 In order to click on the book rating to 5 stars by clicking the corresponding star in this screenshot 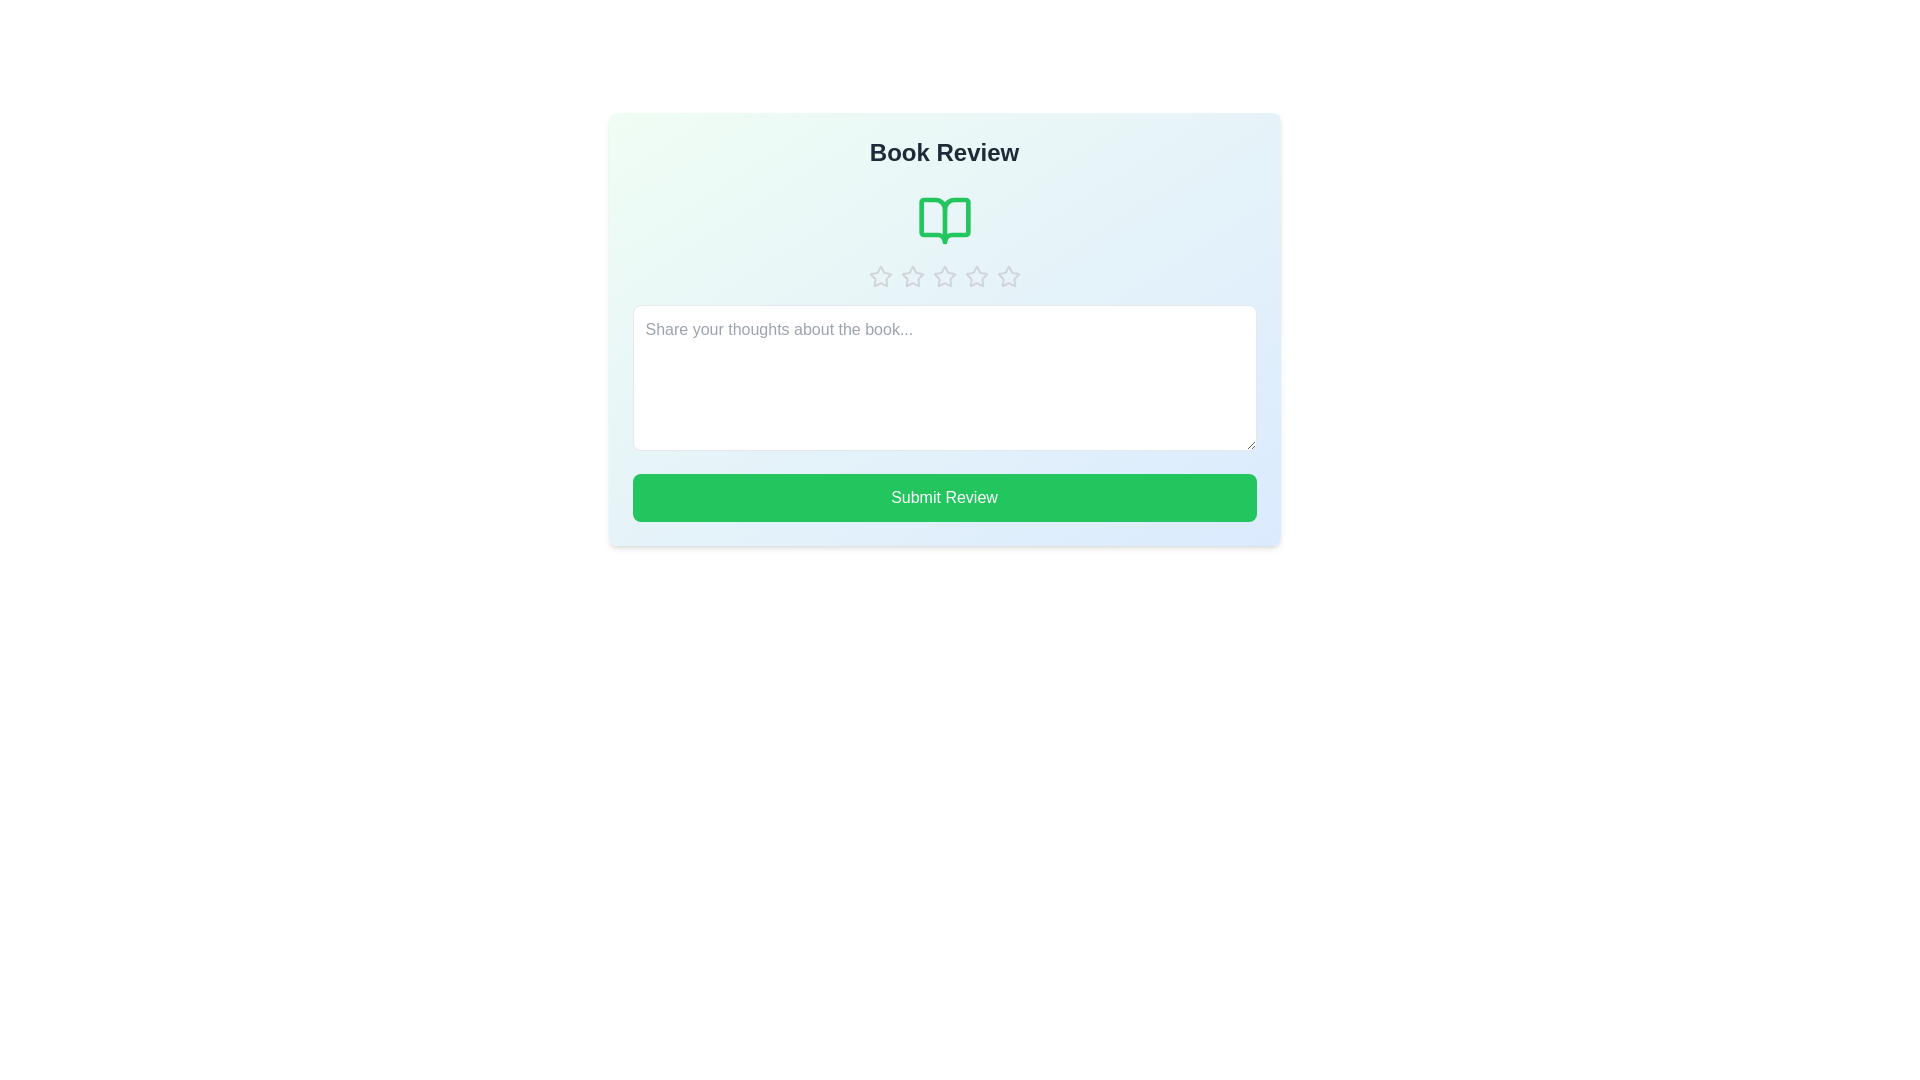, I will do `click(1008, 277)`.